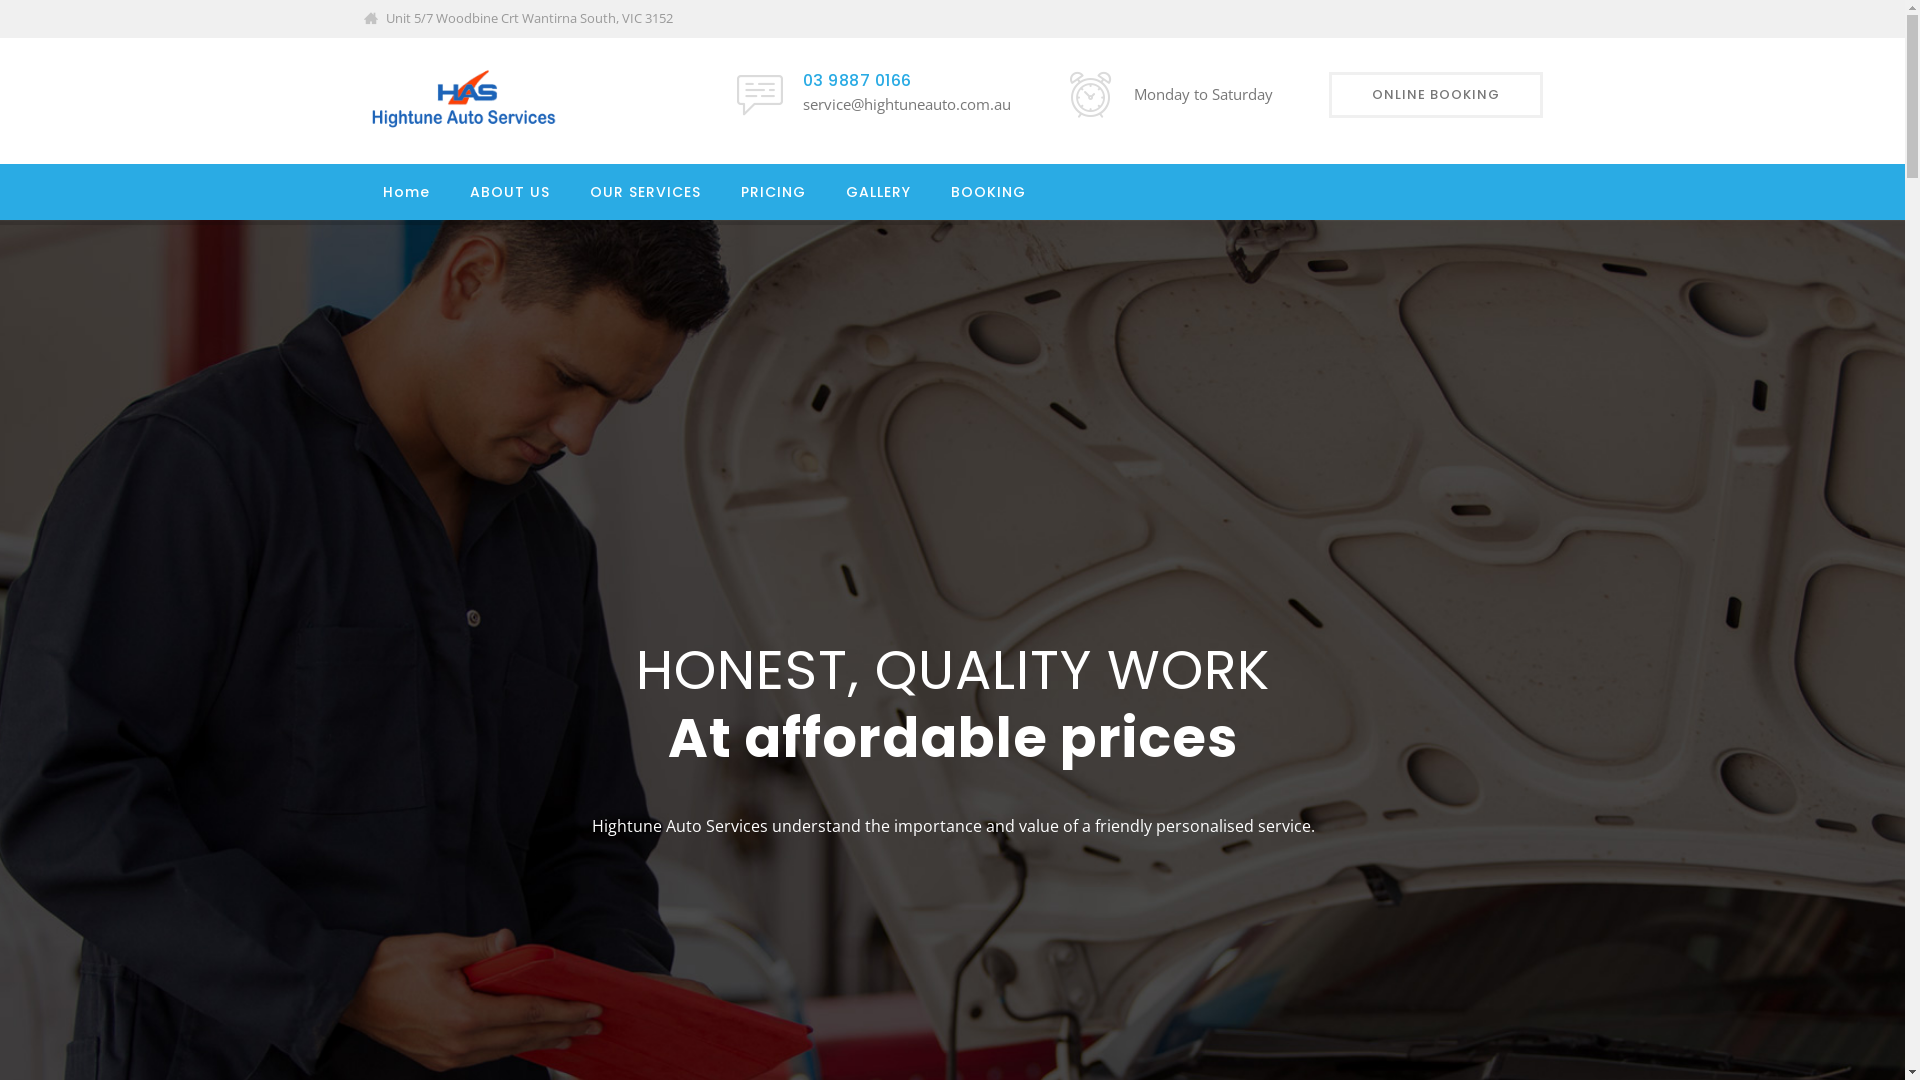  What do you see at coordinates (878, 192) in the screenshot?
I see `'GALLERY'` at bounding box center [878, 192].